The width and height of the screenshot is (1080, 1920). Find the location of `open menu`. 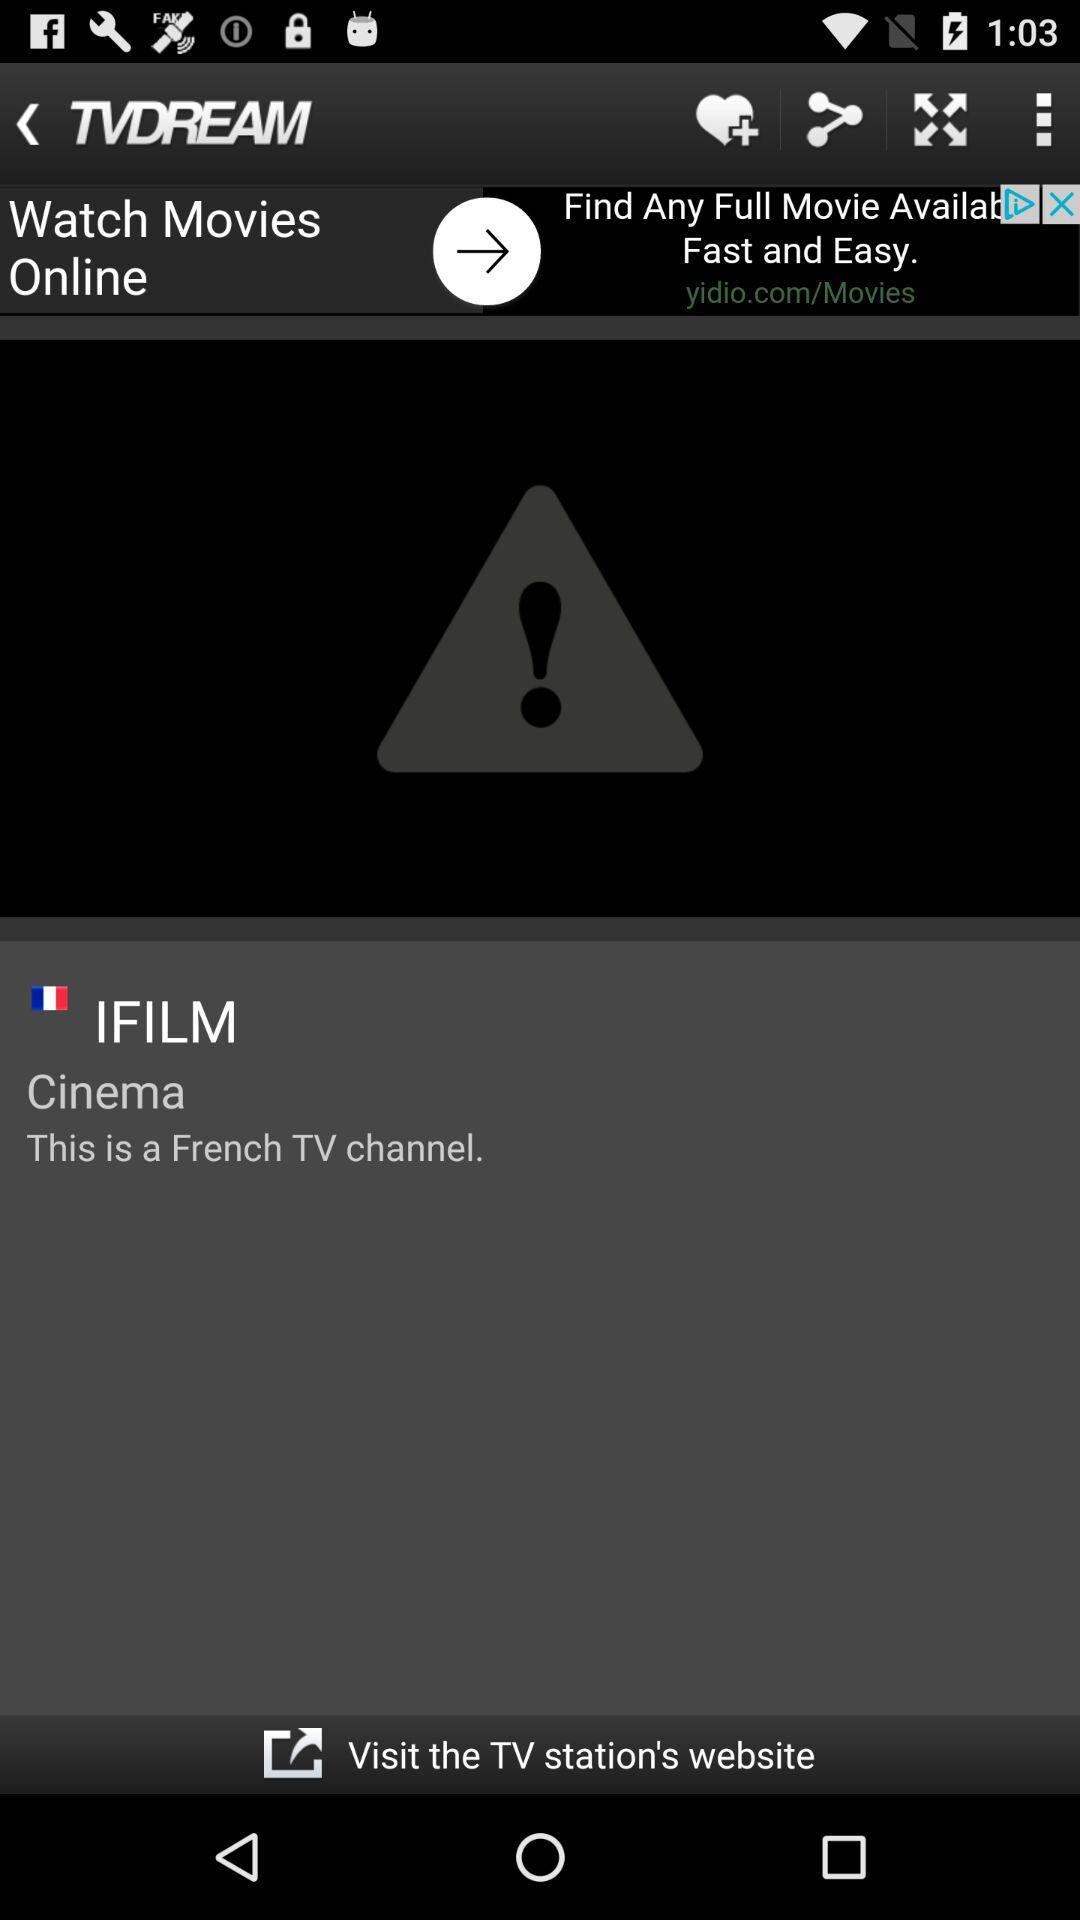

open menu is located at coordinates (1042, 118).